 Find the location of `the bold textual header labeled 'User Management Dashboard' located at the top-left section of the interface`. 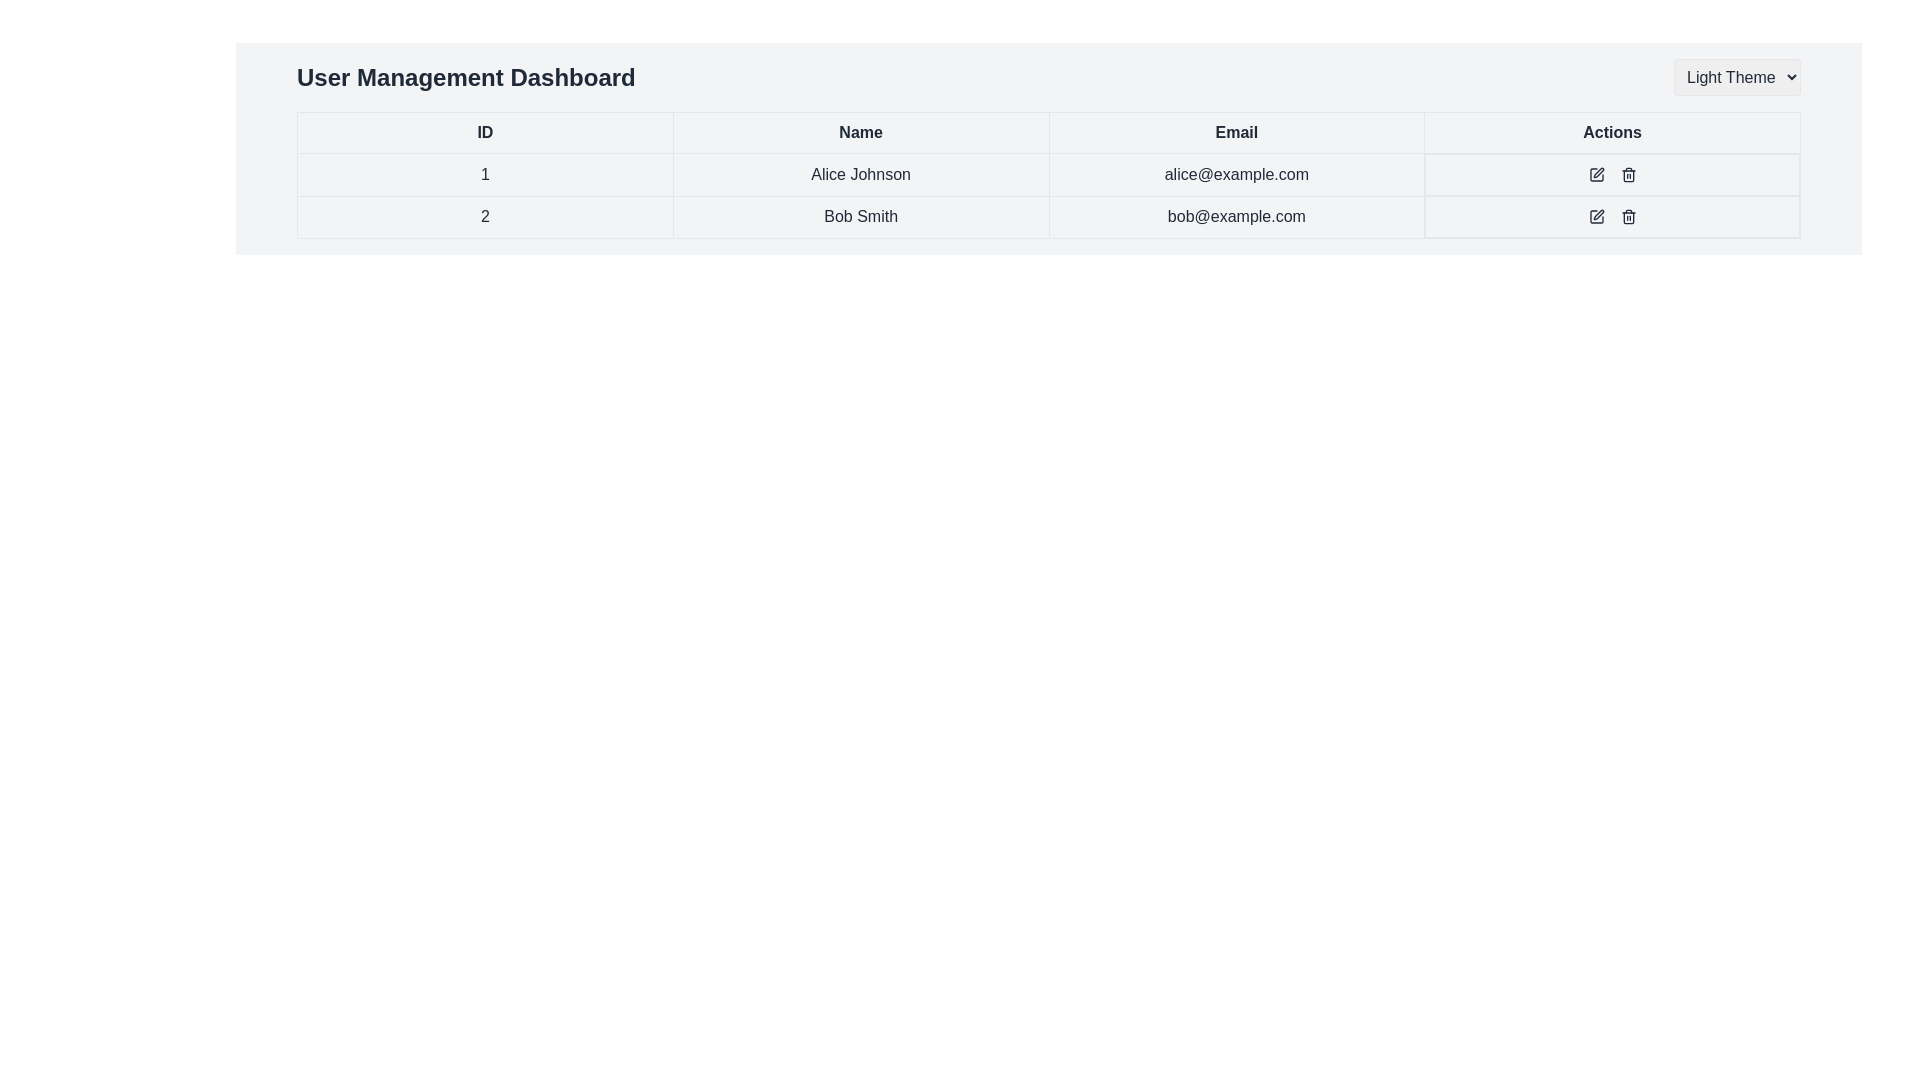

the bold textual header labeled 'User Management Dashboard' located at the top-left section of the interface is located at coordinates (465, 76).